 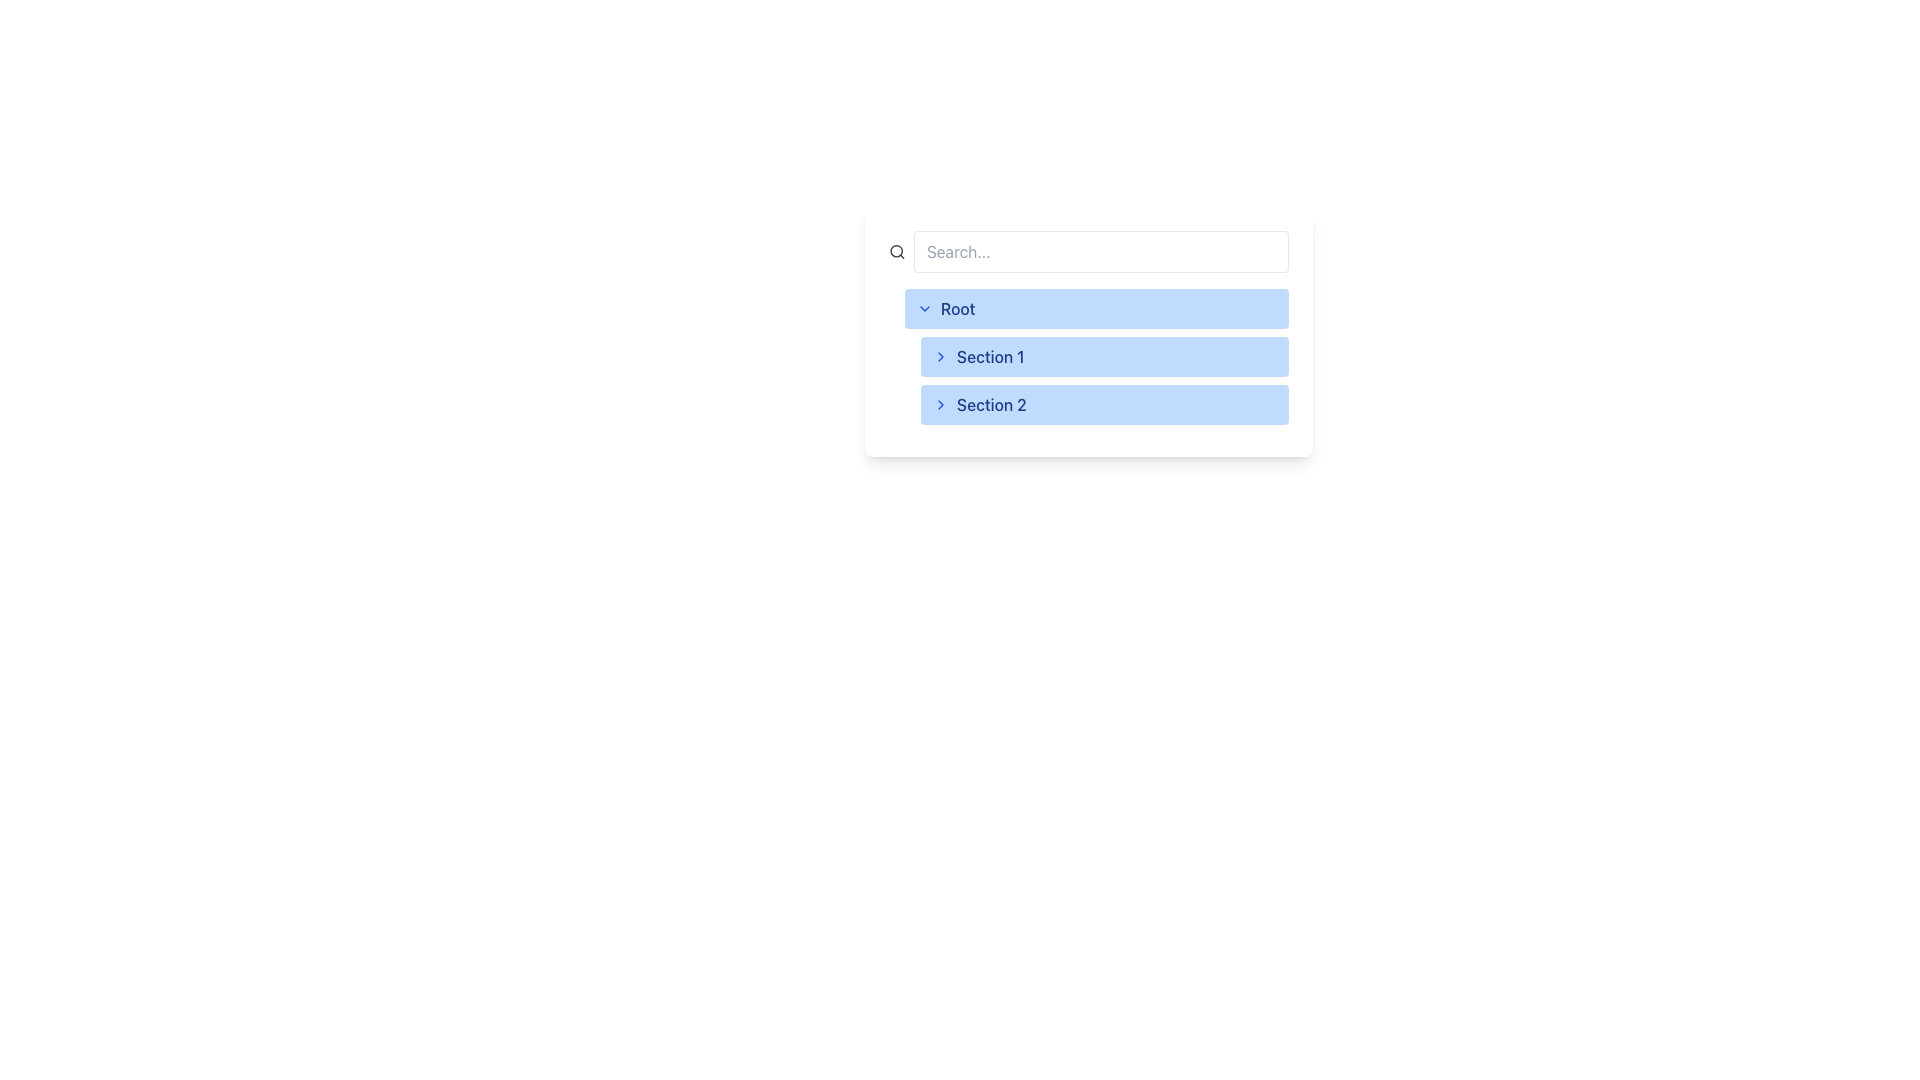 I want to click on the Chevron icon next to 'Section 1', so click(x=939, y=356).